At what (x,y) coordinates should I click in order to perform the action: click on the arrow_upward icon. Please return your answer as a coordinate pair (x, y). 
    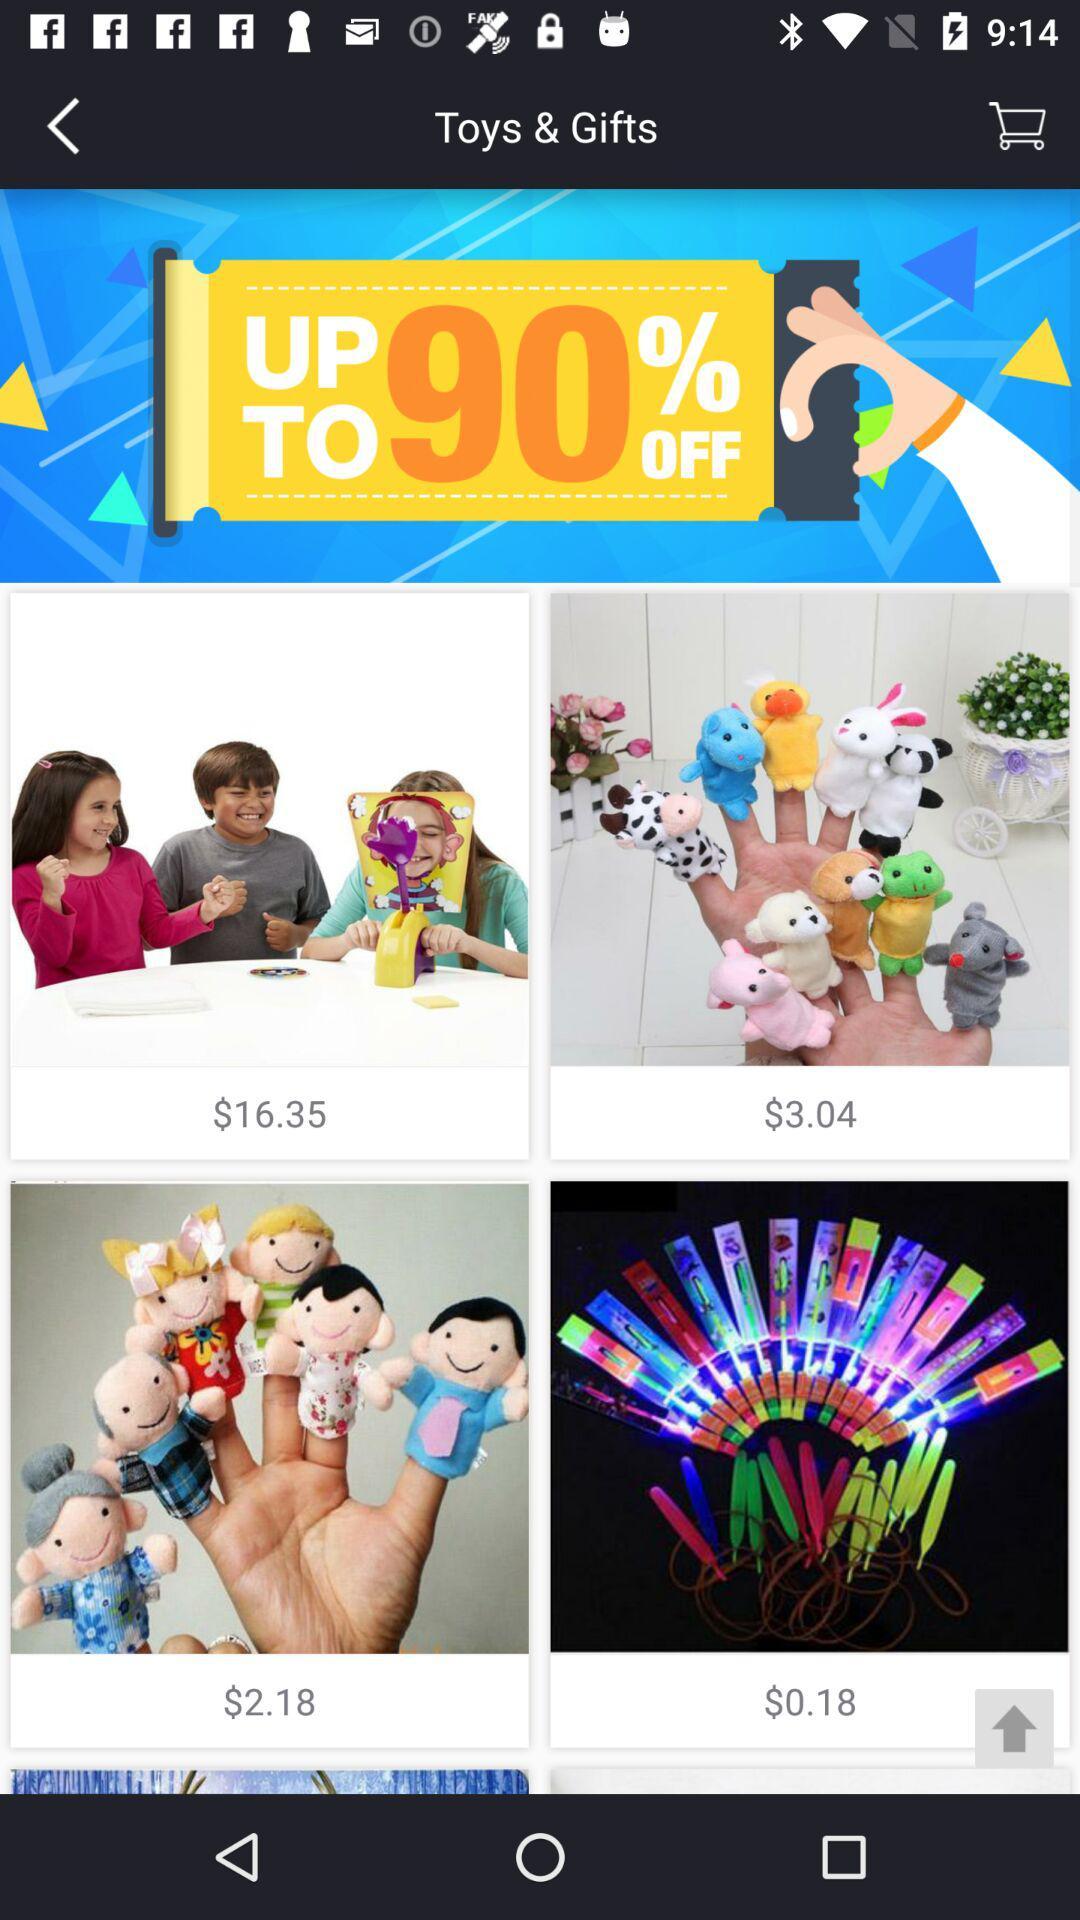
    Looking at the image, I should click on (1014, 1727).